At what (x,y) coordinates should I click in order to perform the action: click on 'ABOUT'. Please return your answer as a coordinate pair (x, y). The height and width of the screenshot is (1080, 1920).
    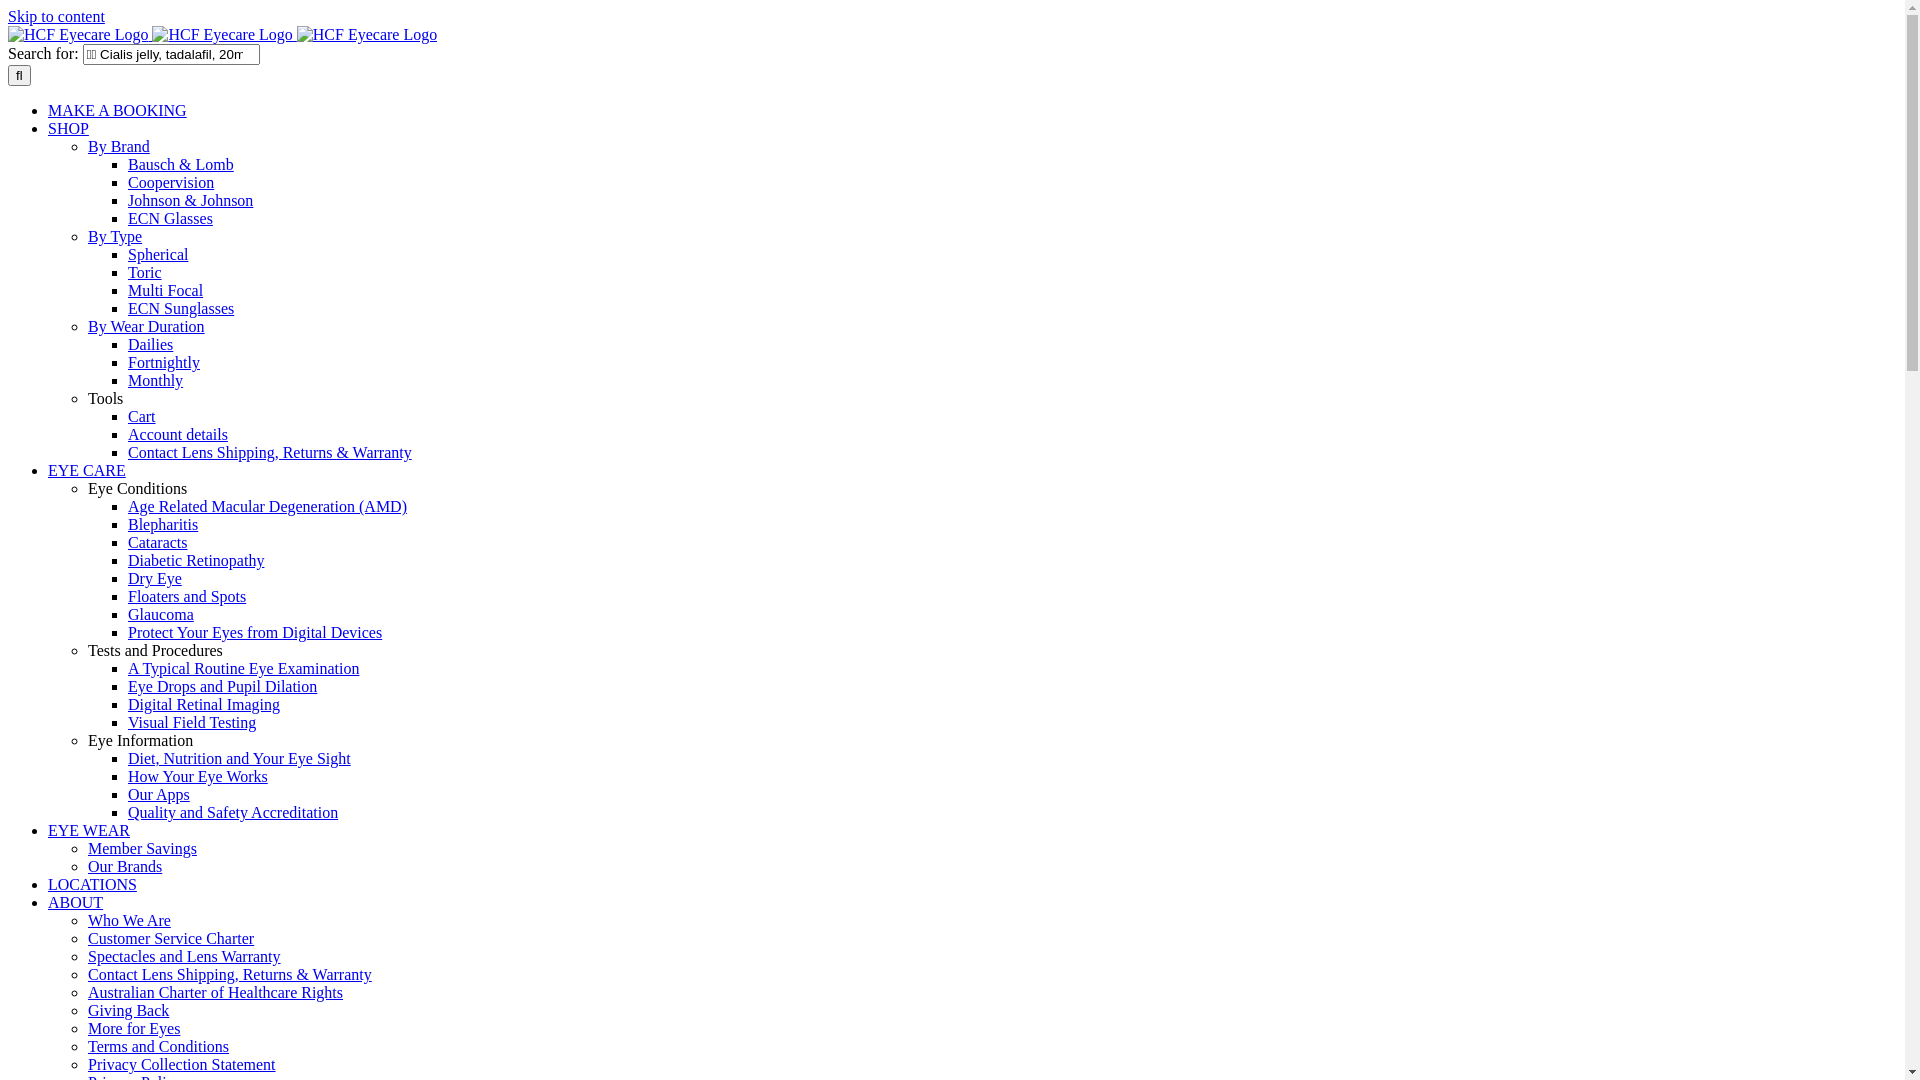
    Looking at the image, I should click on (75, 902).